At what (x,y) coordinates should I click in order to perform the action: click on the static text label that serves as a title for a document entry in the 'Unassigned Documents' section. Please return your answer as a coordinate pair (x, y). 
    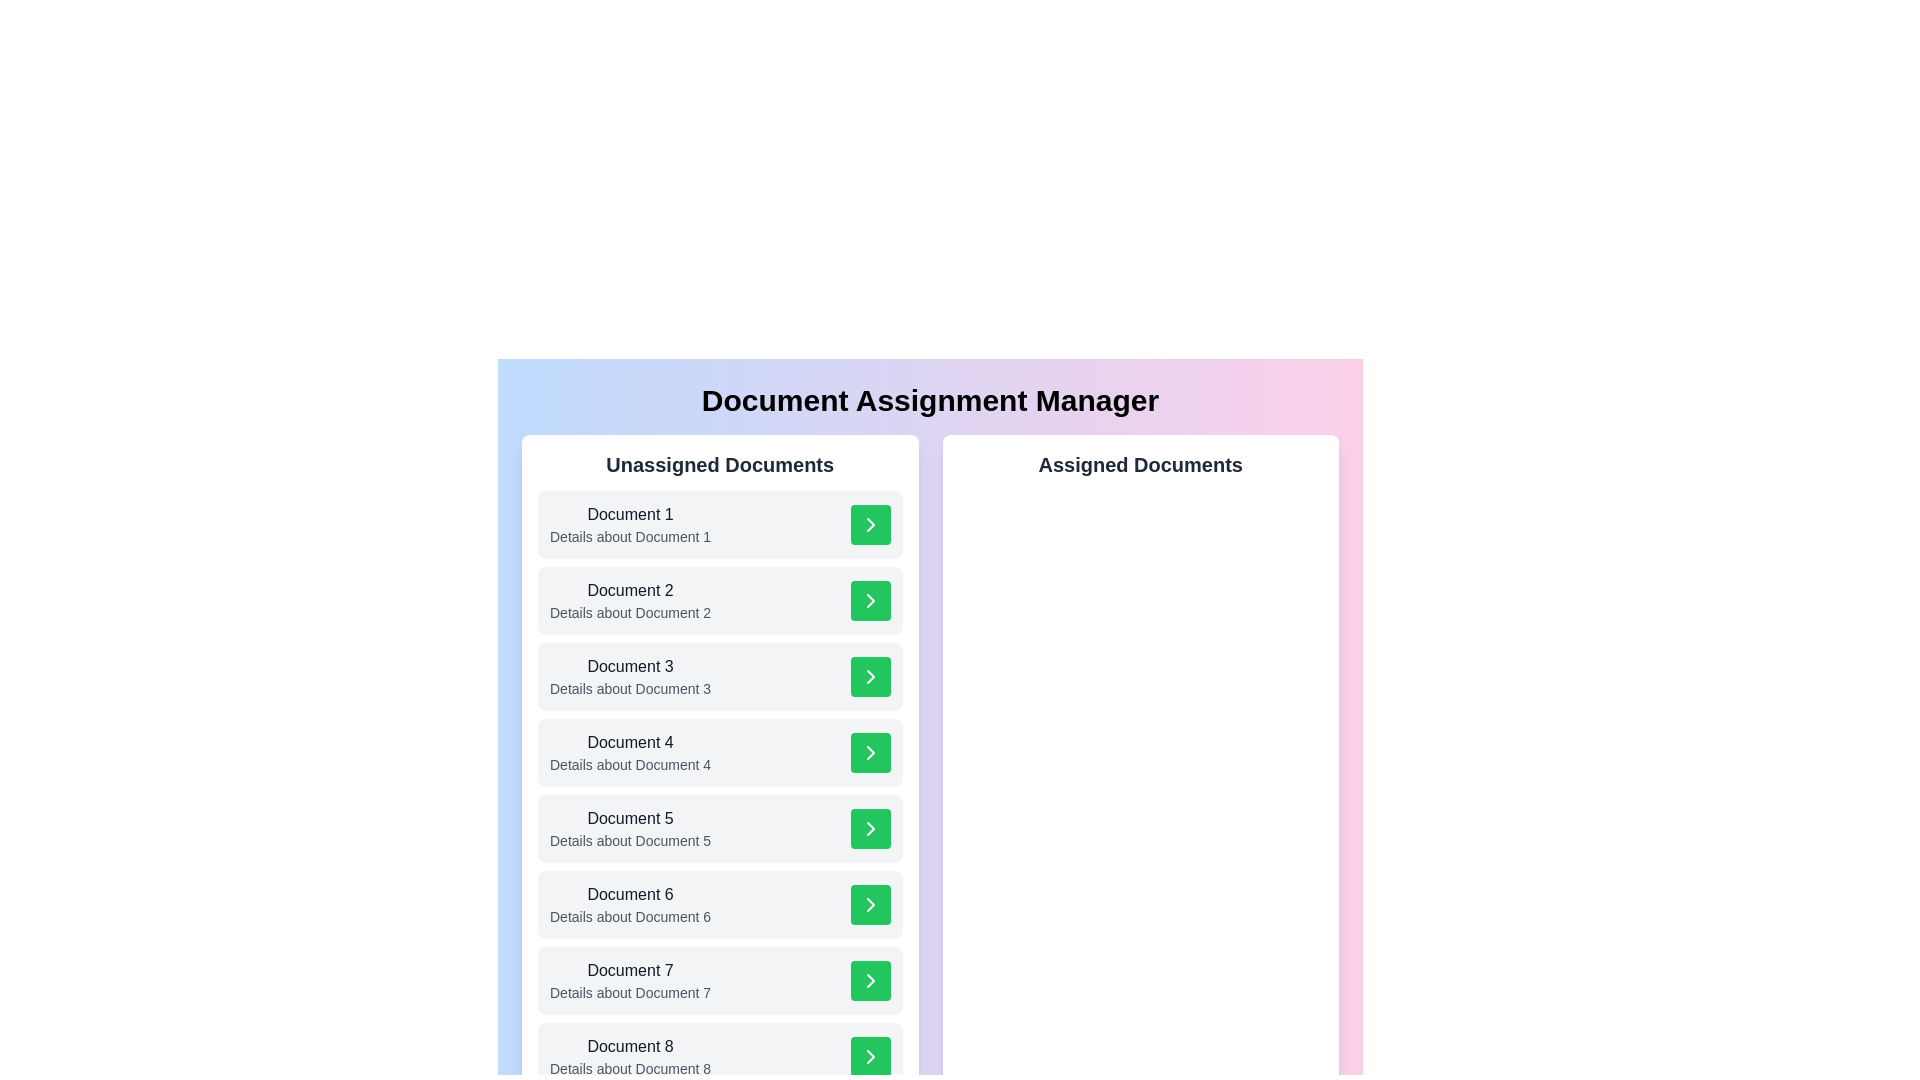
    Looking at the image, I should click on (629, 893).